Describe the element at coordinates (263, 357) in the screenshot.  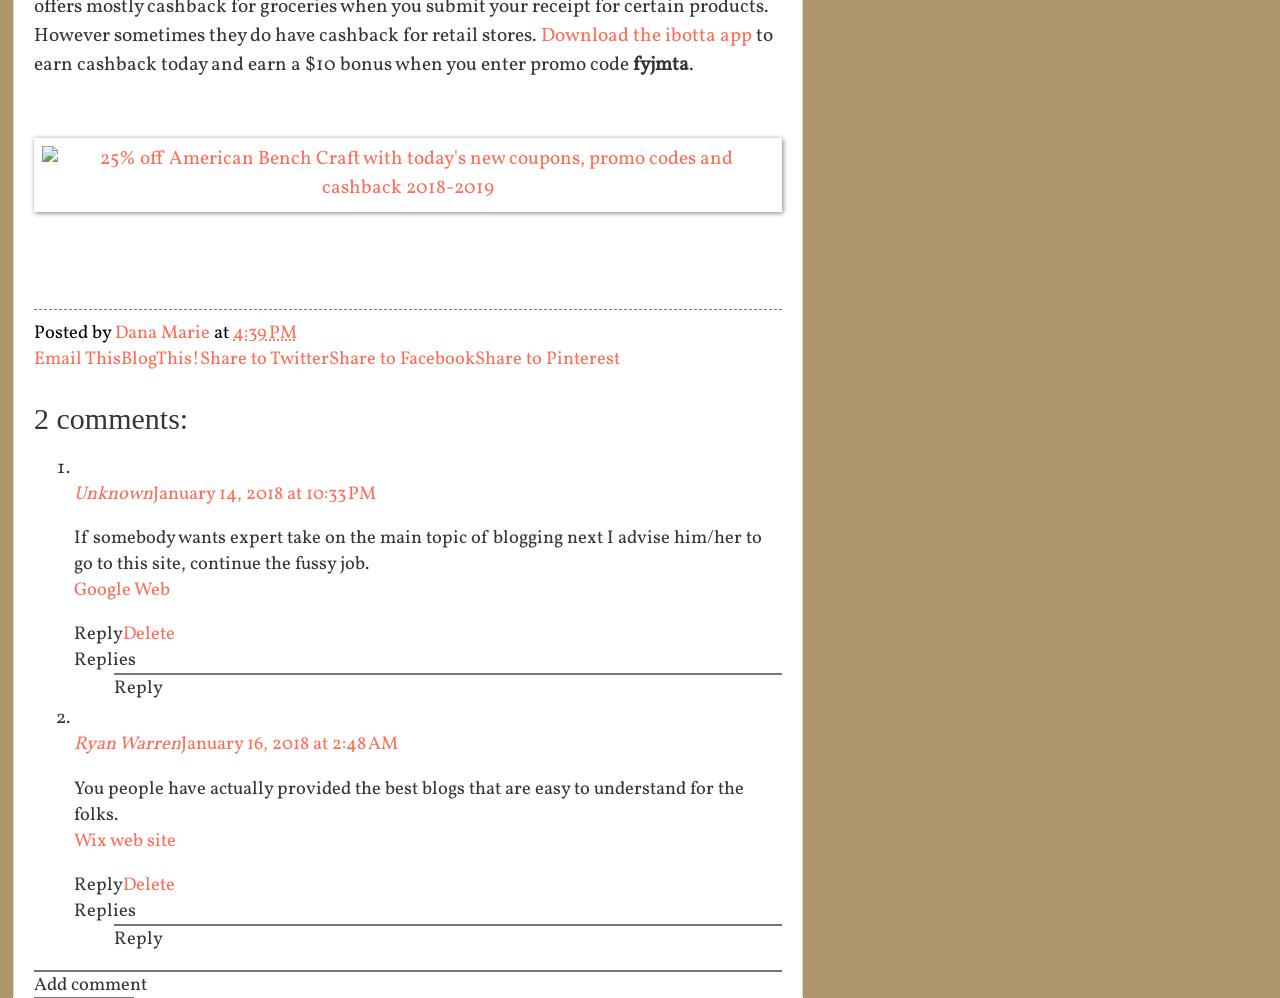
I see `'Share to Twitter'` at that location.